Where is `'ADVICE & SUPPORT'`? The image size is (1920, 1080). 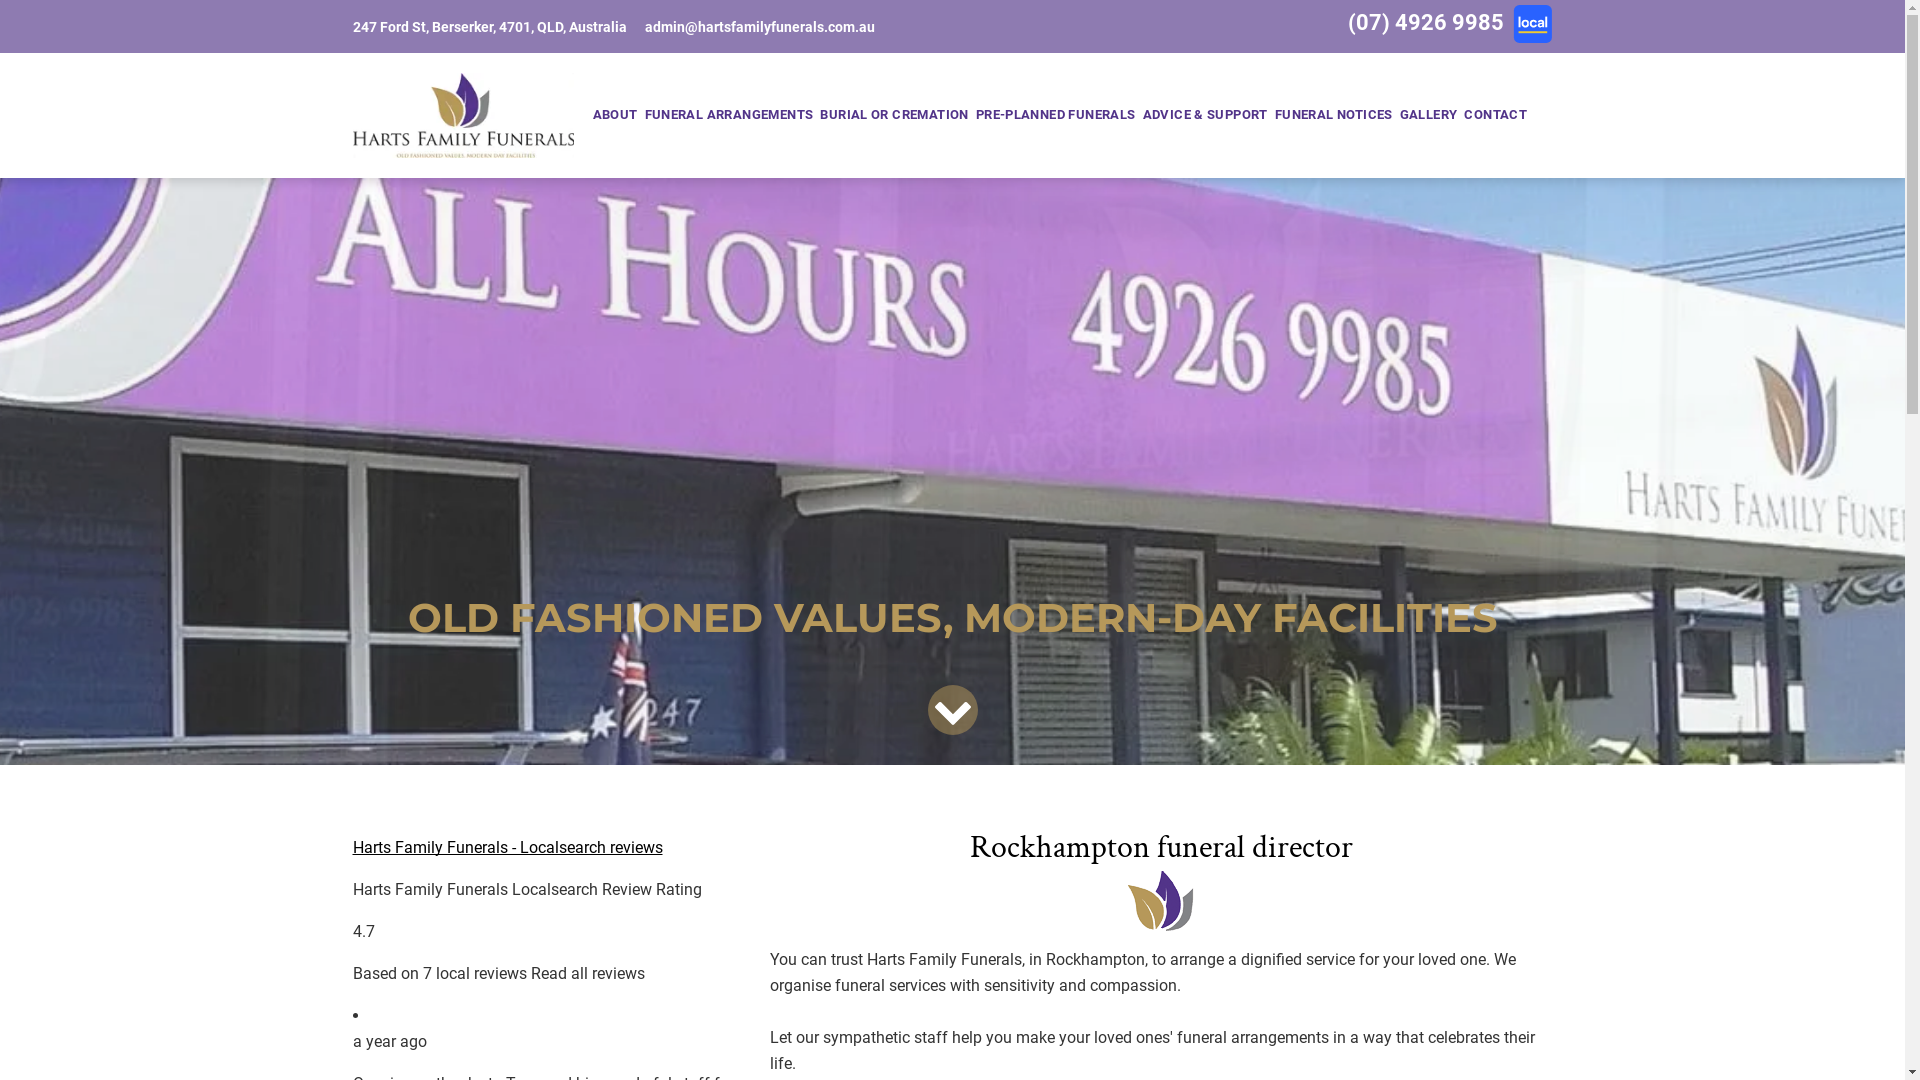
'ADVICE & SUPPORT' is located at coordinates (1203, 115).